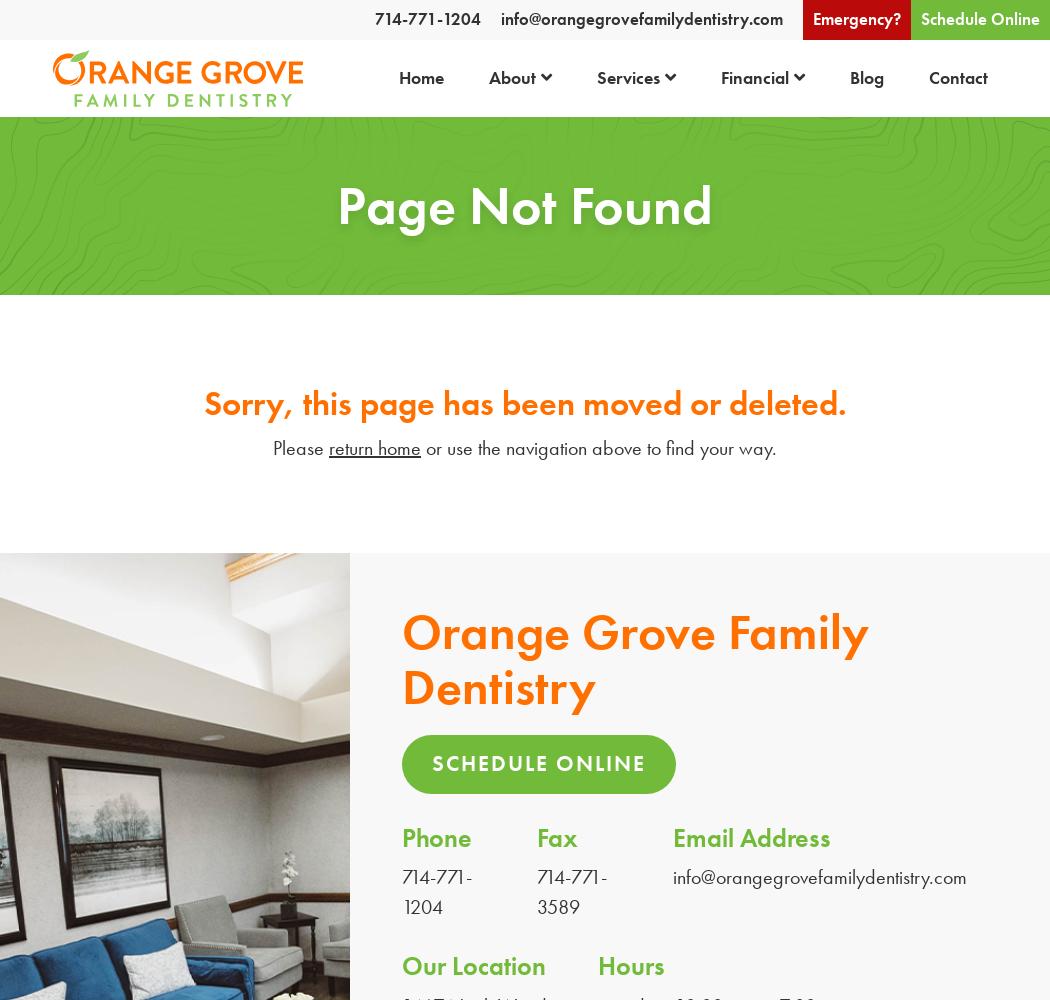 The width and height of the screenshot is (1050, 1000). What do you see at coordinates (596, 965) in the screenshot?
I see `'Hours'` at bounding box center [596, 965].